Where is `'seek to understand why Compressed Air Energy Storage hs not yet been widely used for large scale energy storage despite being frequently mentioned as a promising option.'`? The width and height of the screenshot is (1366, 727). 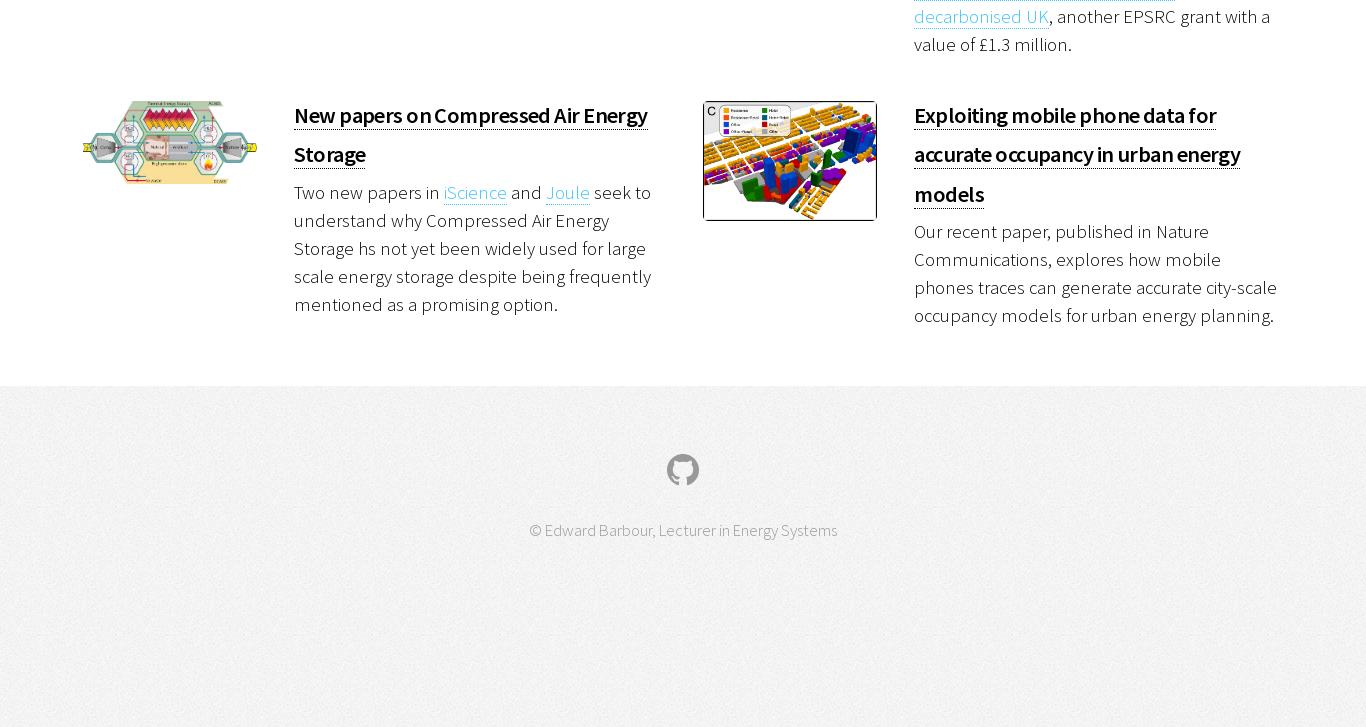 'seek to understand why Compressed Air Energy Storage hs not yet been widely used for large scale energy storage despite being frequently mentioned as a promising option.' is located at coordinates (472, 248).